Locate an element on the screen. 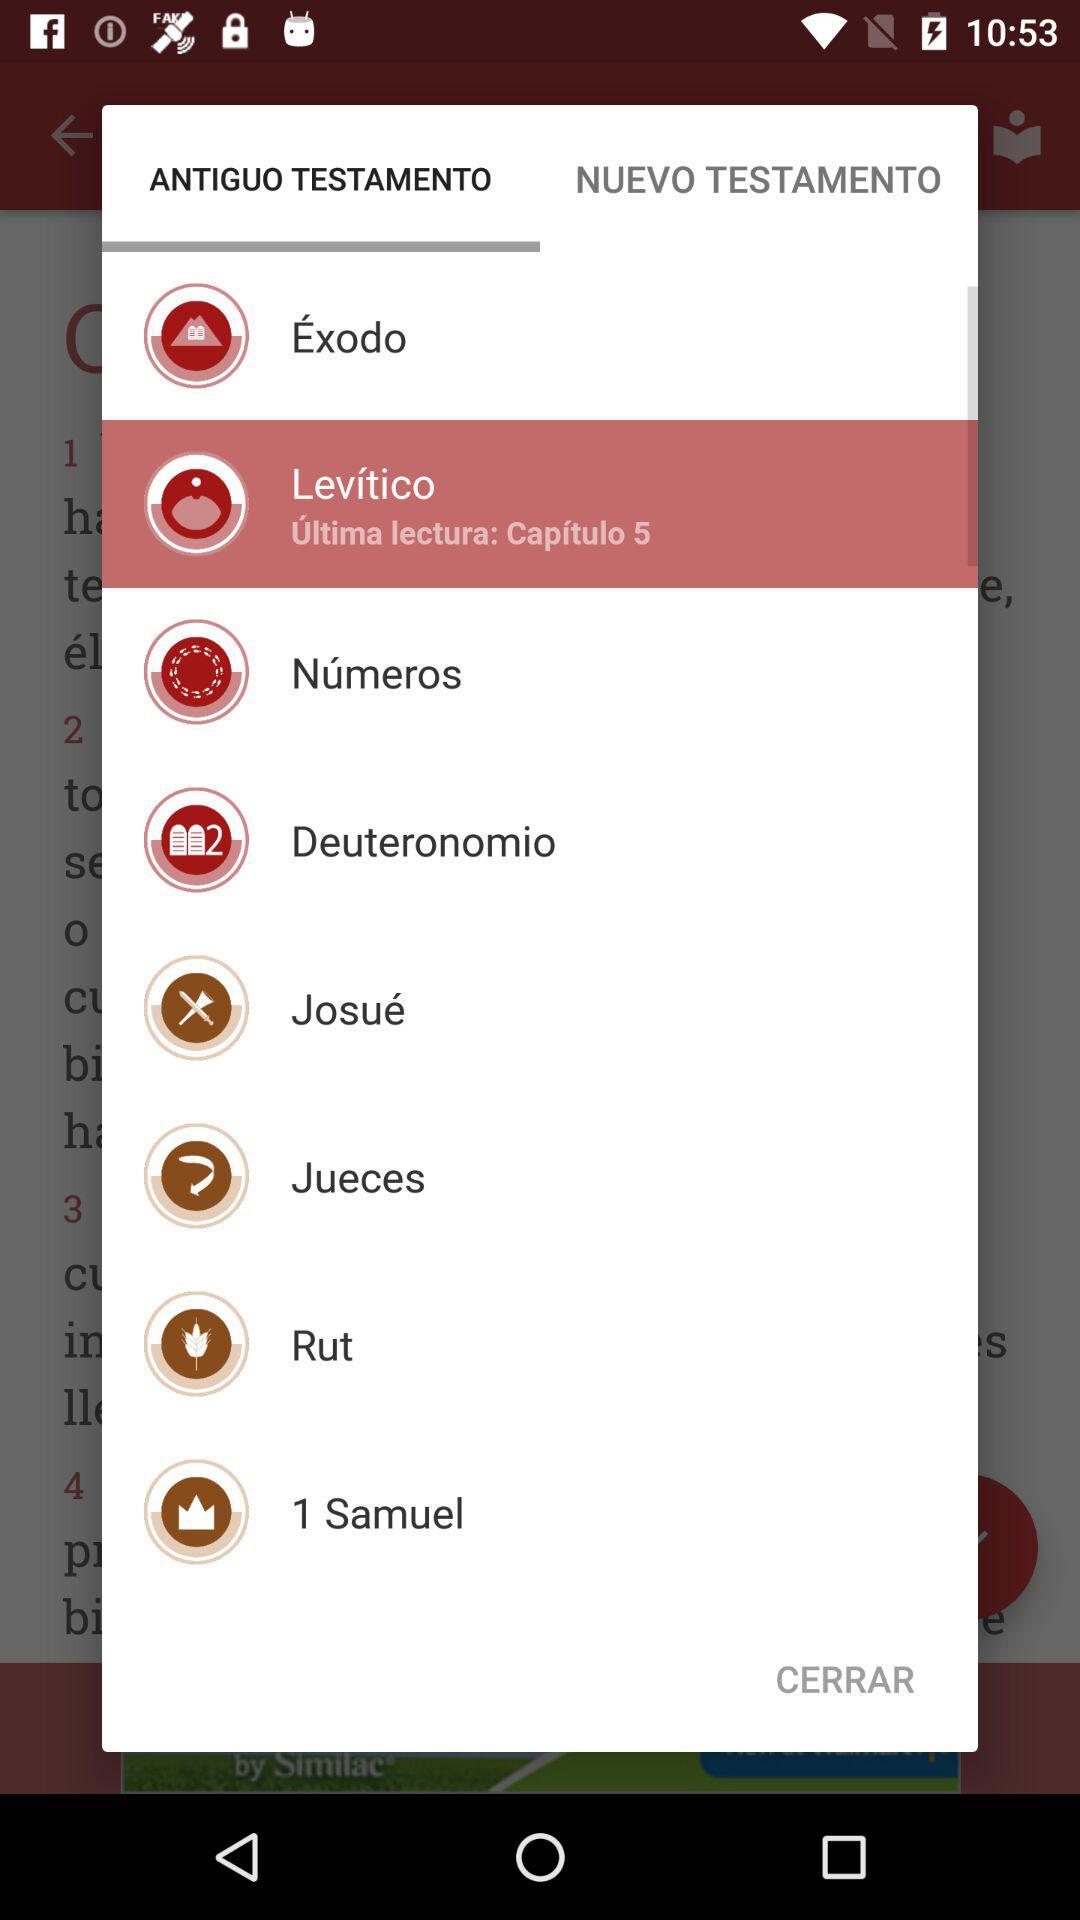  the cerrar is located at coordinates (845, 1678).